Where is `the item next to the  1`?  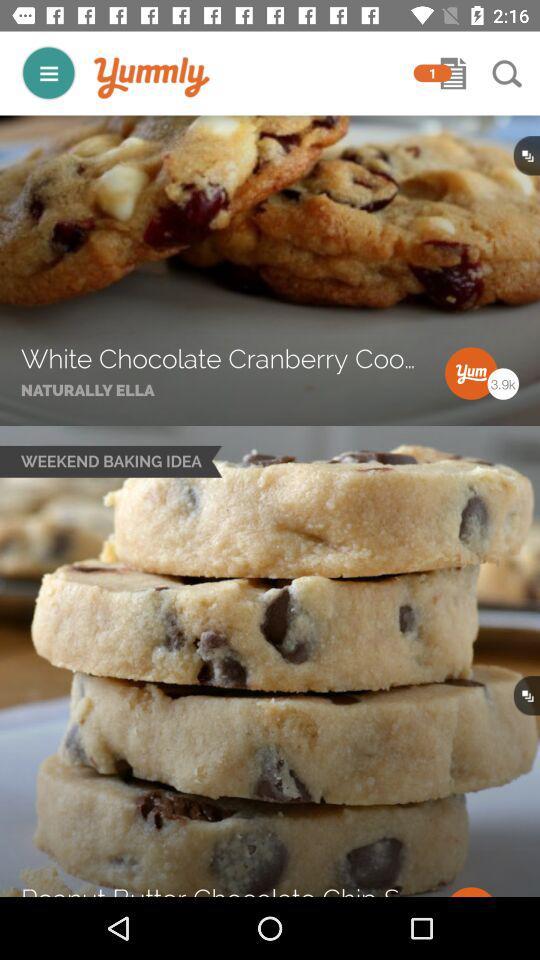 the item next to the  1 is located at coordinates (151, 78).